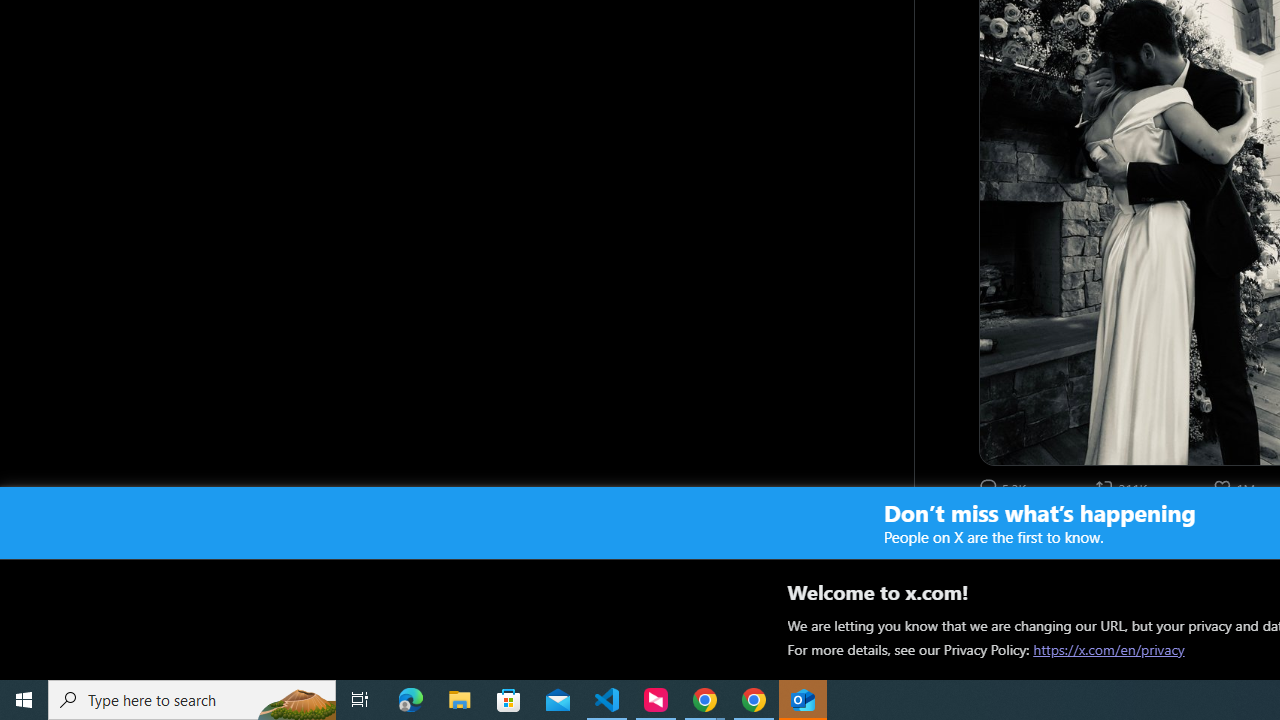  I want to click on '5329 Replies. Reply', so click(1004, 487).